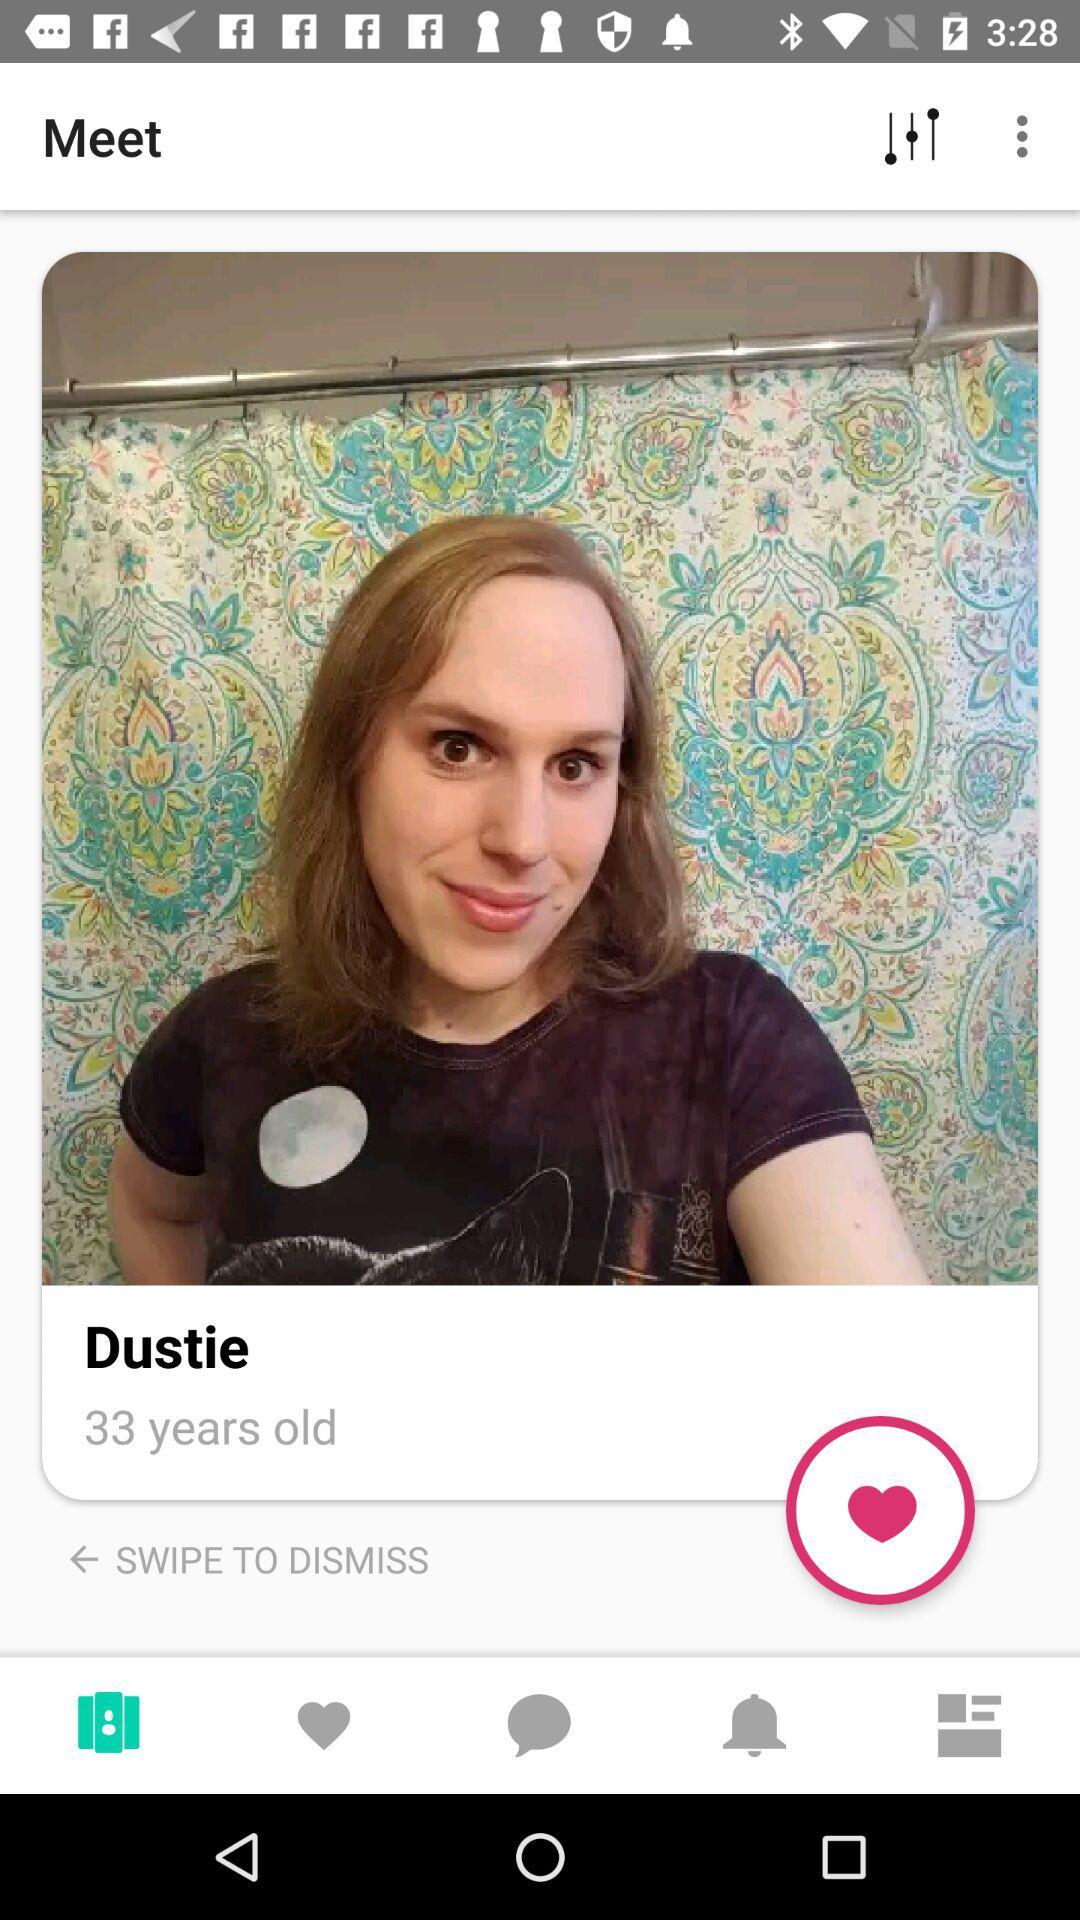 The height and width of the screenshot is (1920, 1080). What do you see at coordinates (879, 1510) in the screenshot?
I see `item next to swipe to dismiss item` at bounding box center [879, 1510].